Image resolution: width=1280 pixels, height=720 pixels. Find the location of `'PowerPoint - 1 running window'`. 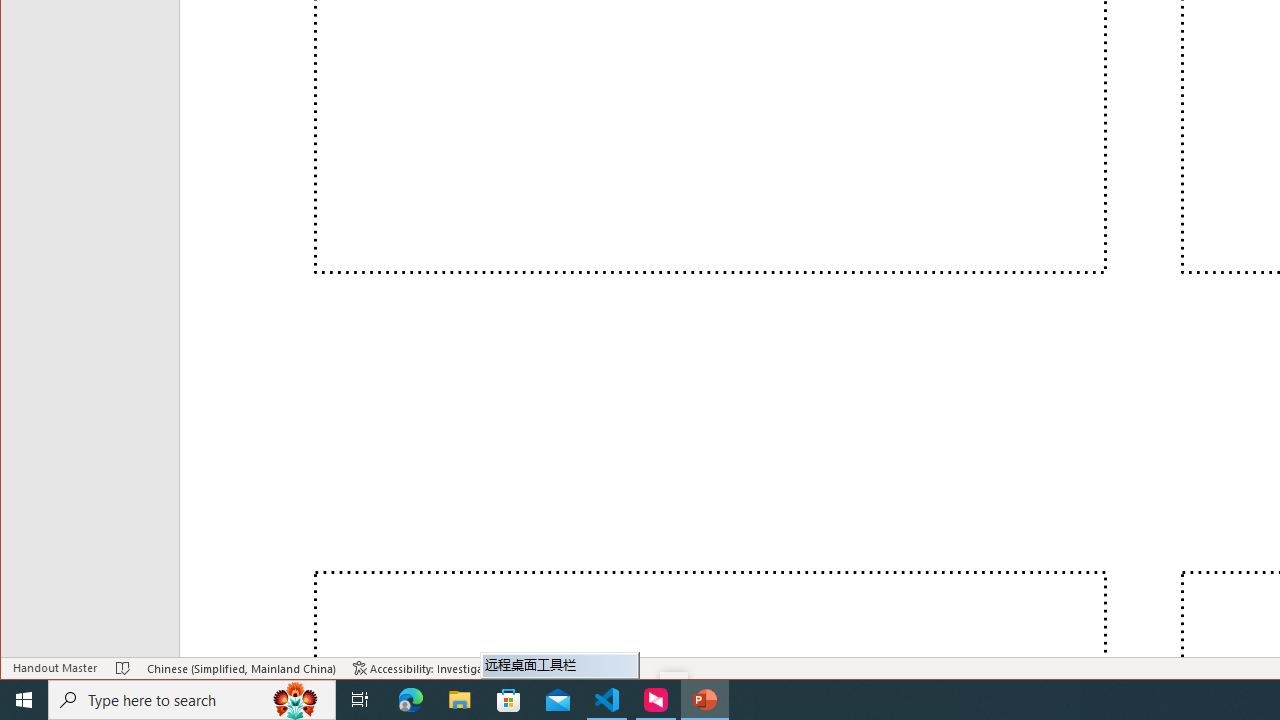

'PowerPoint - 1 running window' is located at coordinates (705, 698).